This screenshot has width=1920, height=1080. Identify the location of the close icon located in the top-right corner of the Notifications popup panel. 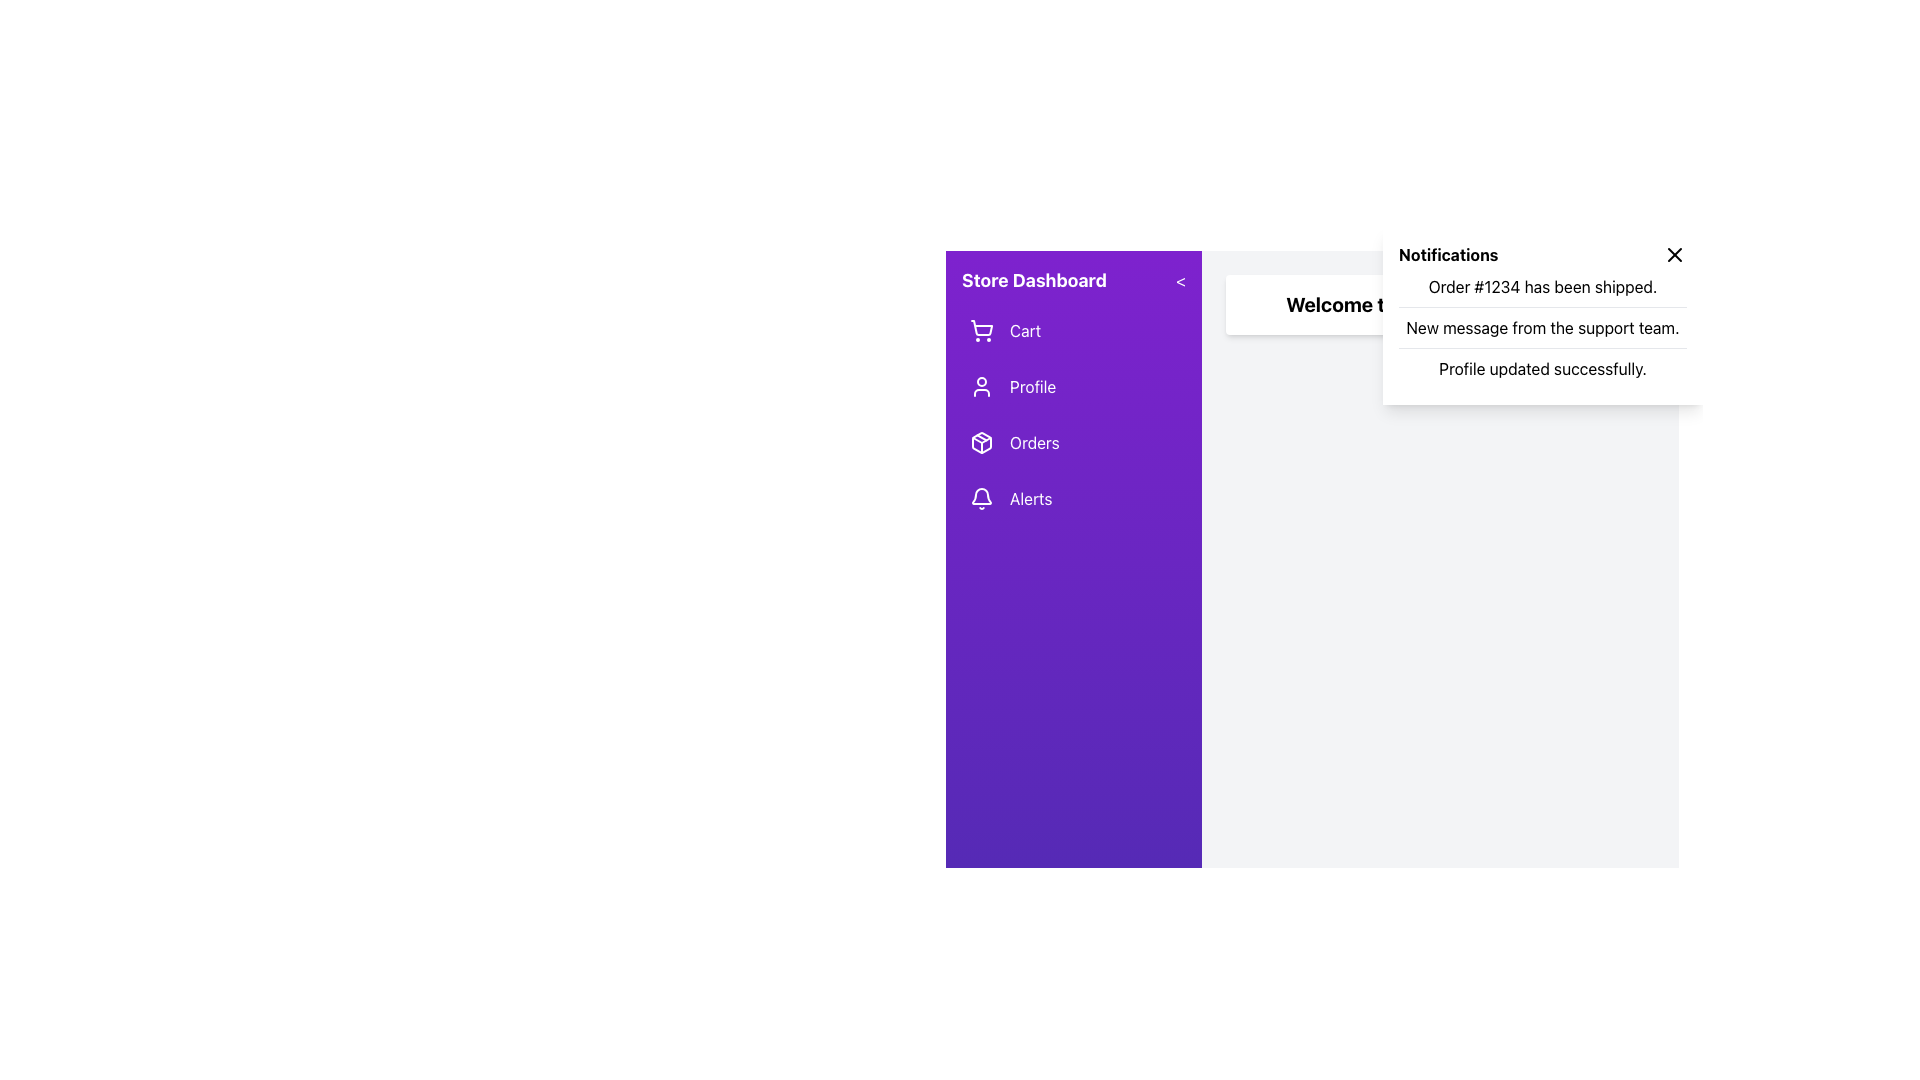
(1675, 253).